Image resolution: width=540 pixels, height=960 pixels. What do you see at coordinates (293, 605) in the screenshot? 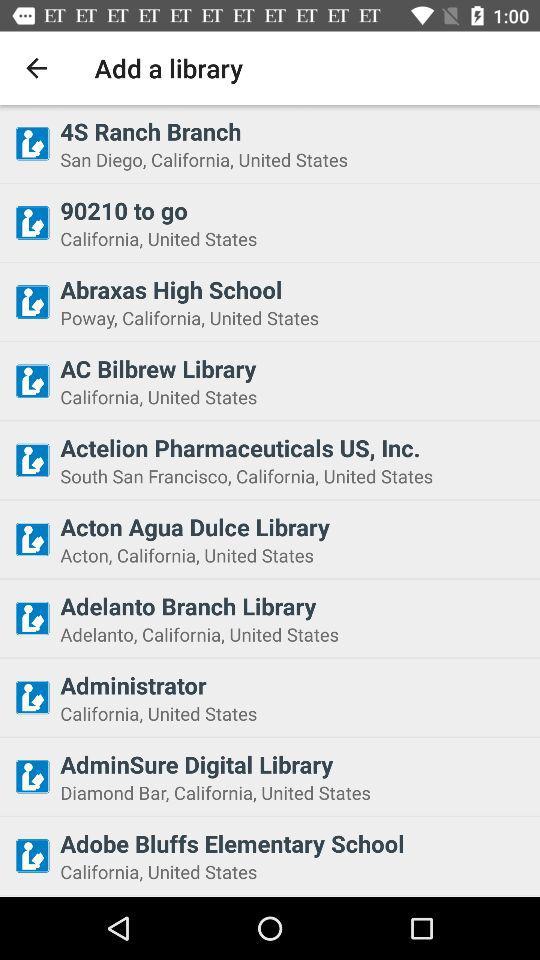
I see `the adelanto branch library item` at bounding box center [293, 605].